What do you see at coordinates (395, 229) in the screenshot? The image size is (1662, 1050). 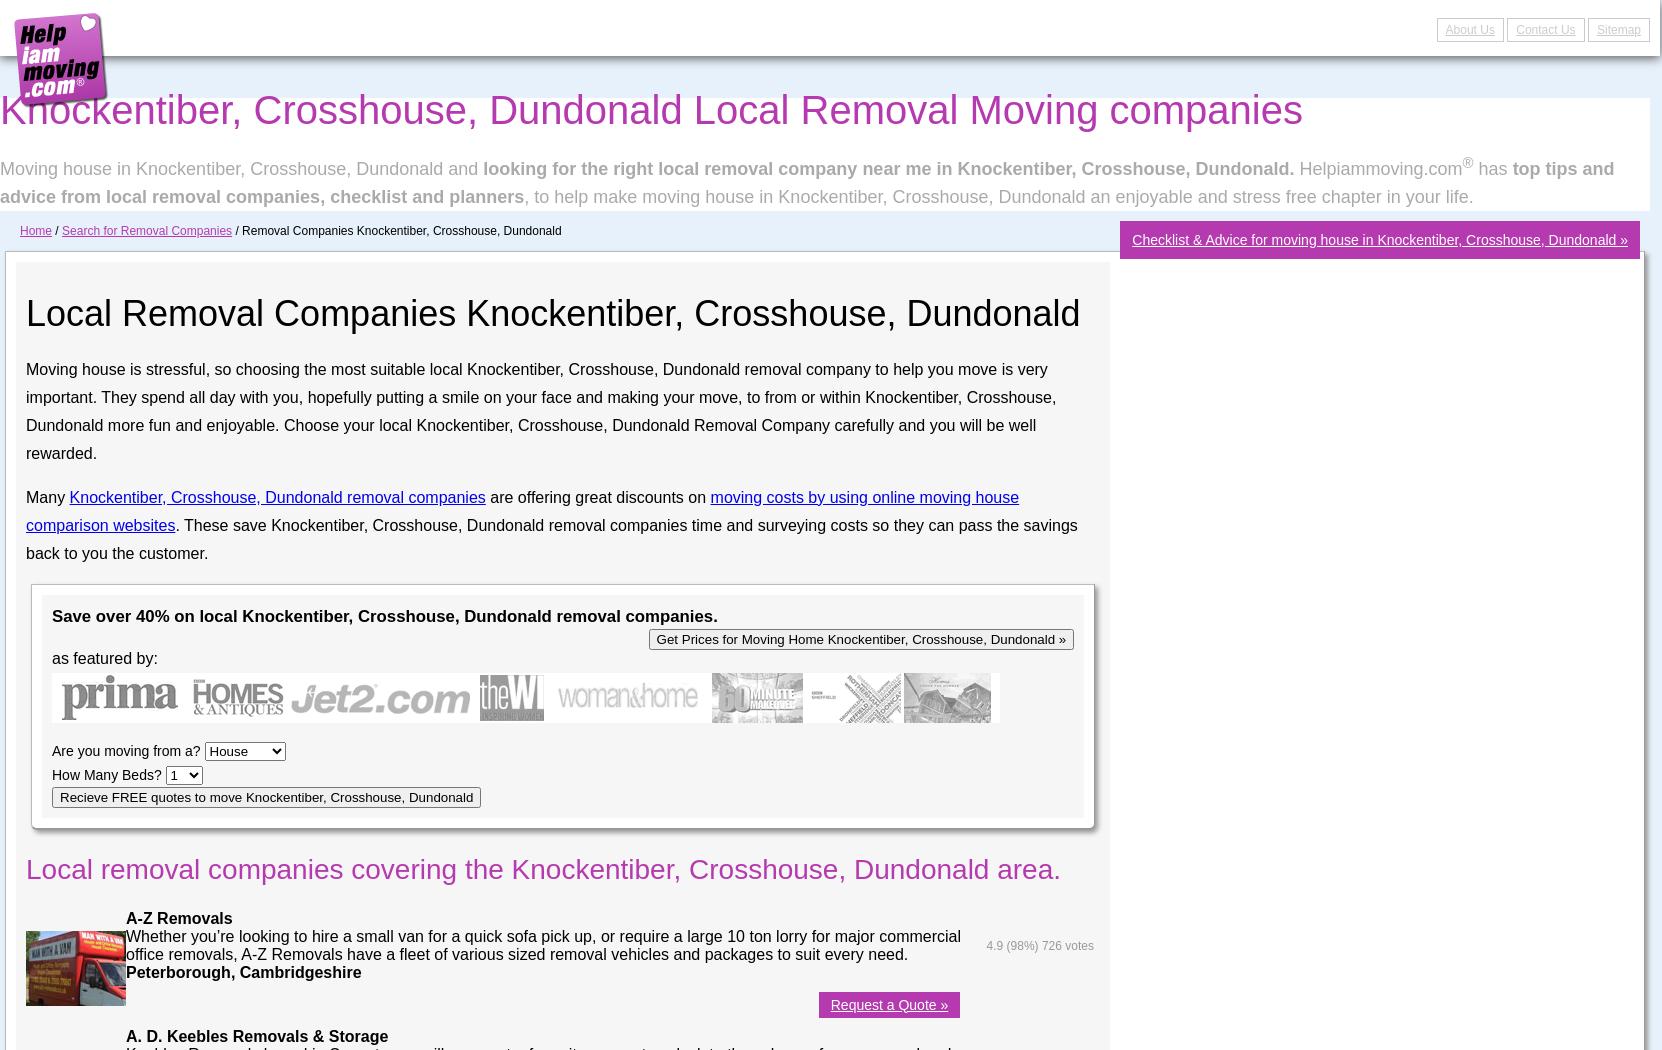 I see `'/ Removal Companies Knockentiber, Crosshouse, Dundonald'` at bounding box center [395, 229].